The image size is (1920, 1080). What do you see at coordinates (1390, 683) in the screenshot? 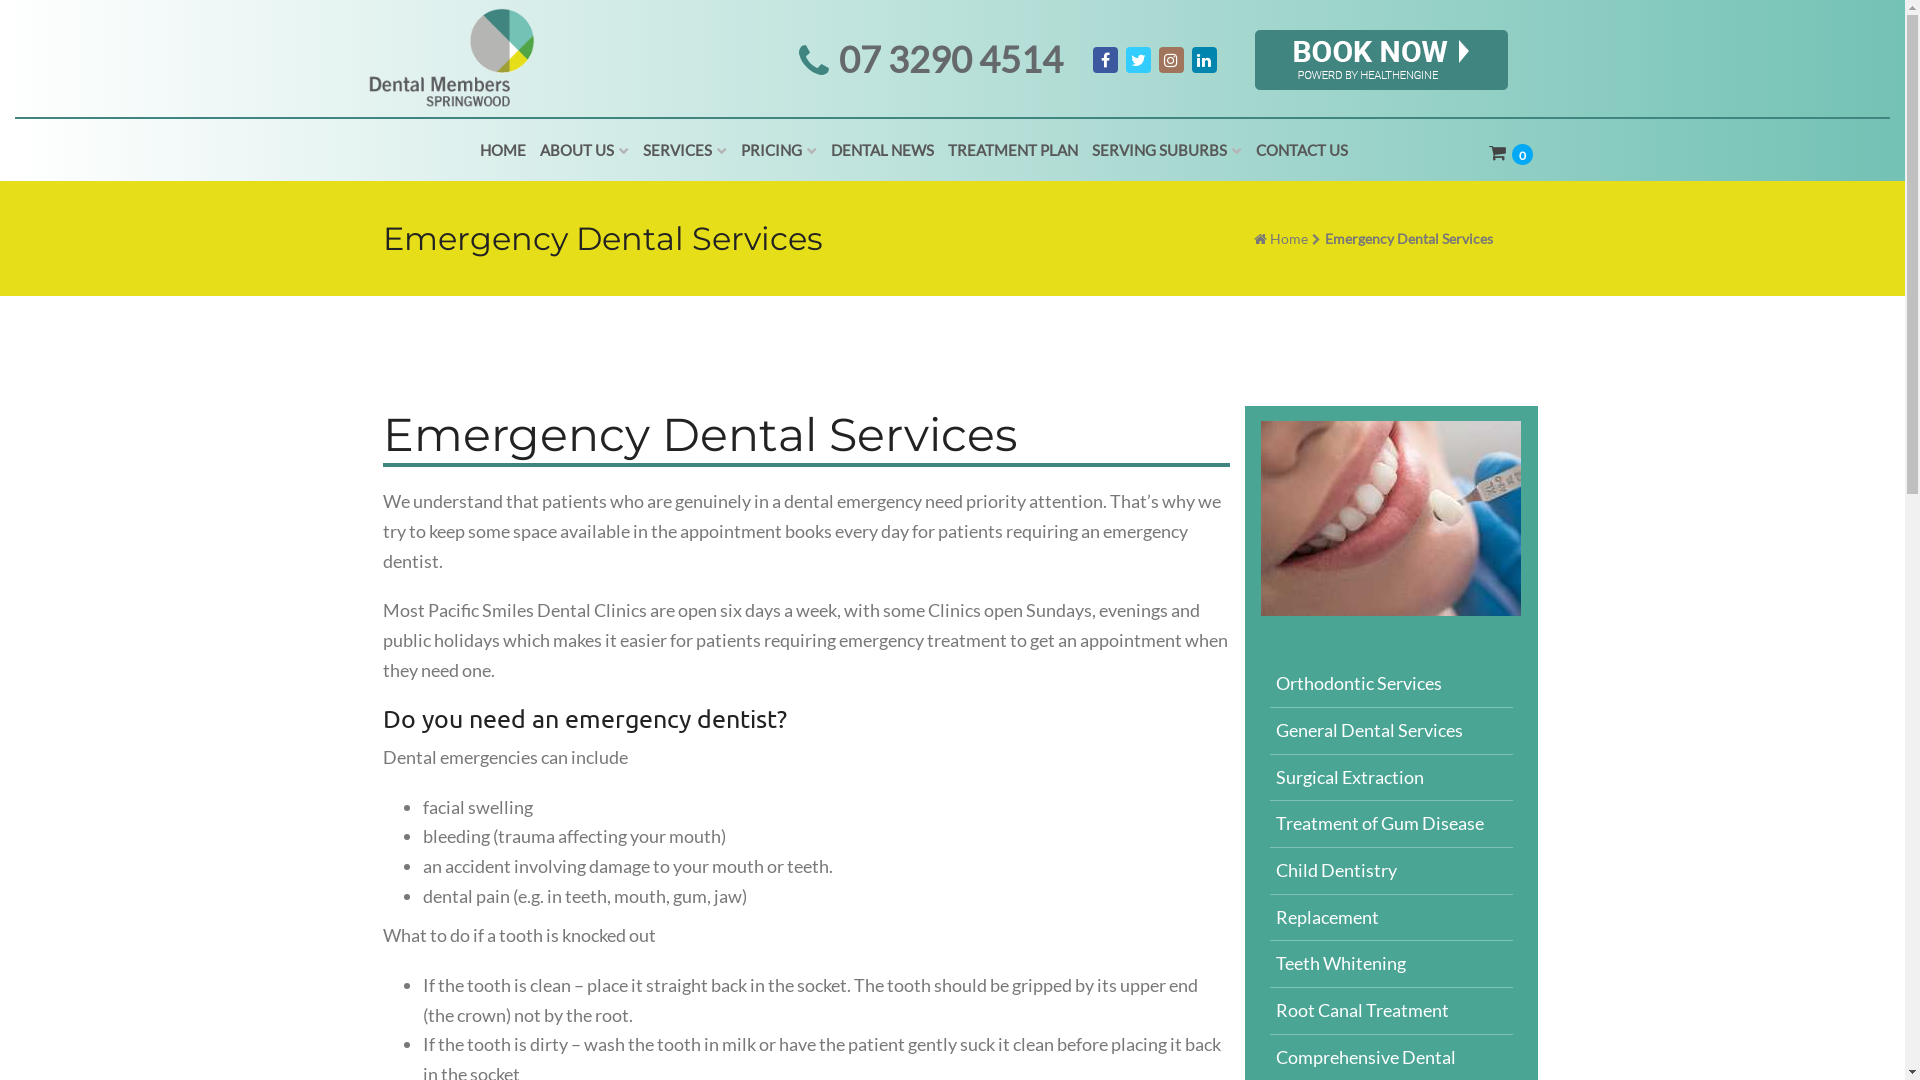
I see `'Orthodontic Services'` at bounding box center [1390, 683].